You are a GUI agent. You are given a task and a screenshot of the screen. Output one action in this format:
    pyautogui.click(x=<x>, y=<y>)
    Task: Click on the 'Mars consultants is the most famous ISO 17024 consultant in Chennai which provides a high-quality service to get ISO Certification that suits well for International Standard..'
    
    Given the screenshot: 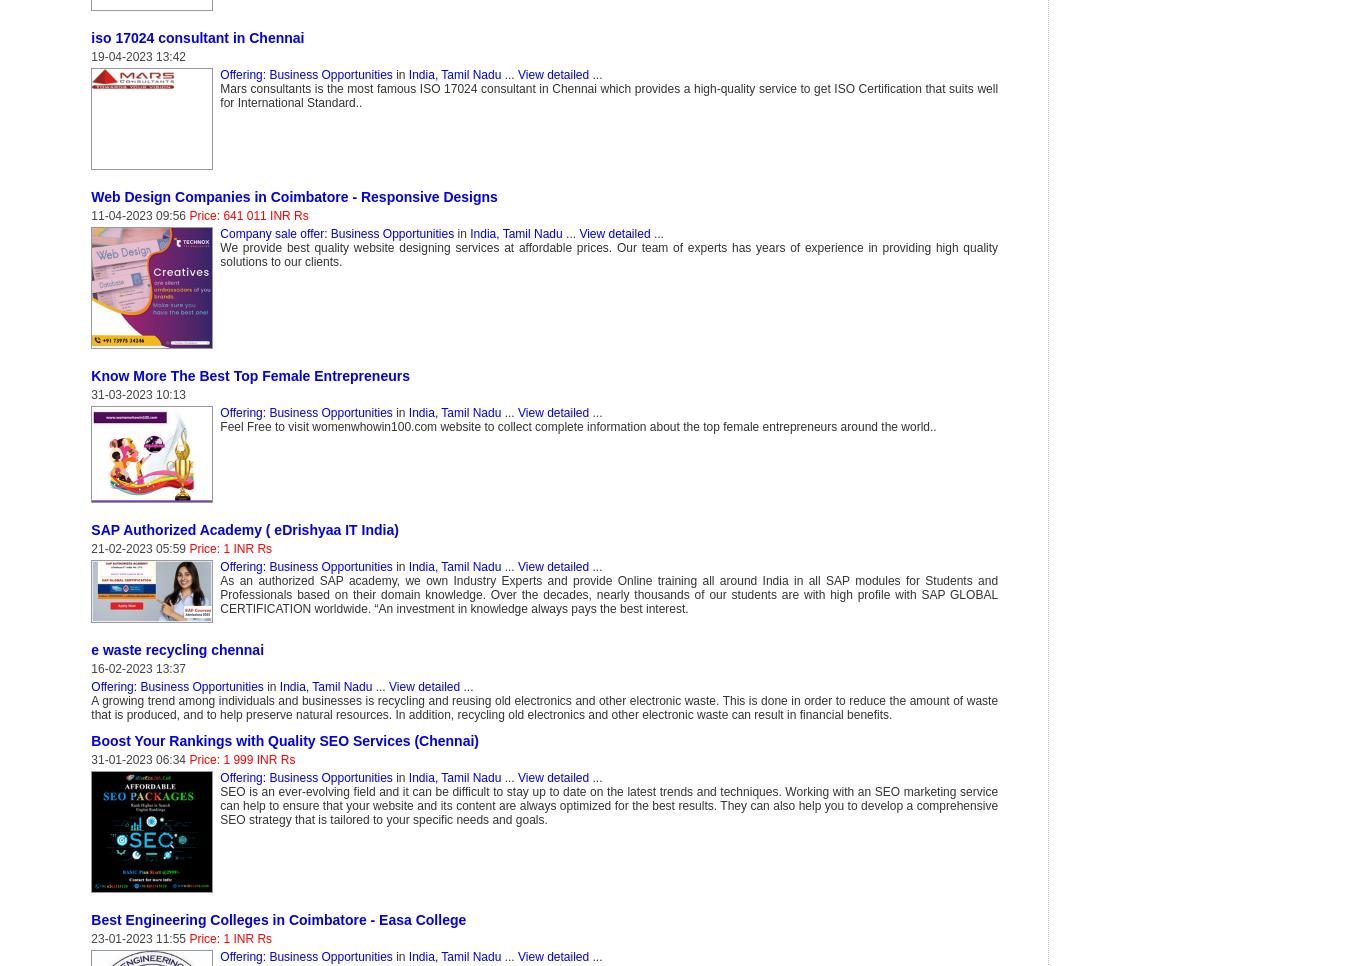 What is the action you would take?
    pyautogui.click(x=219, y=95)
    